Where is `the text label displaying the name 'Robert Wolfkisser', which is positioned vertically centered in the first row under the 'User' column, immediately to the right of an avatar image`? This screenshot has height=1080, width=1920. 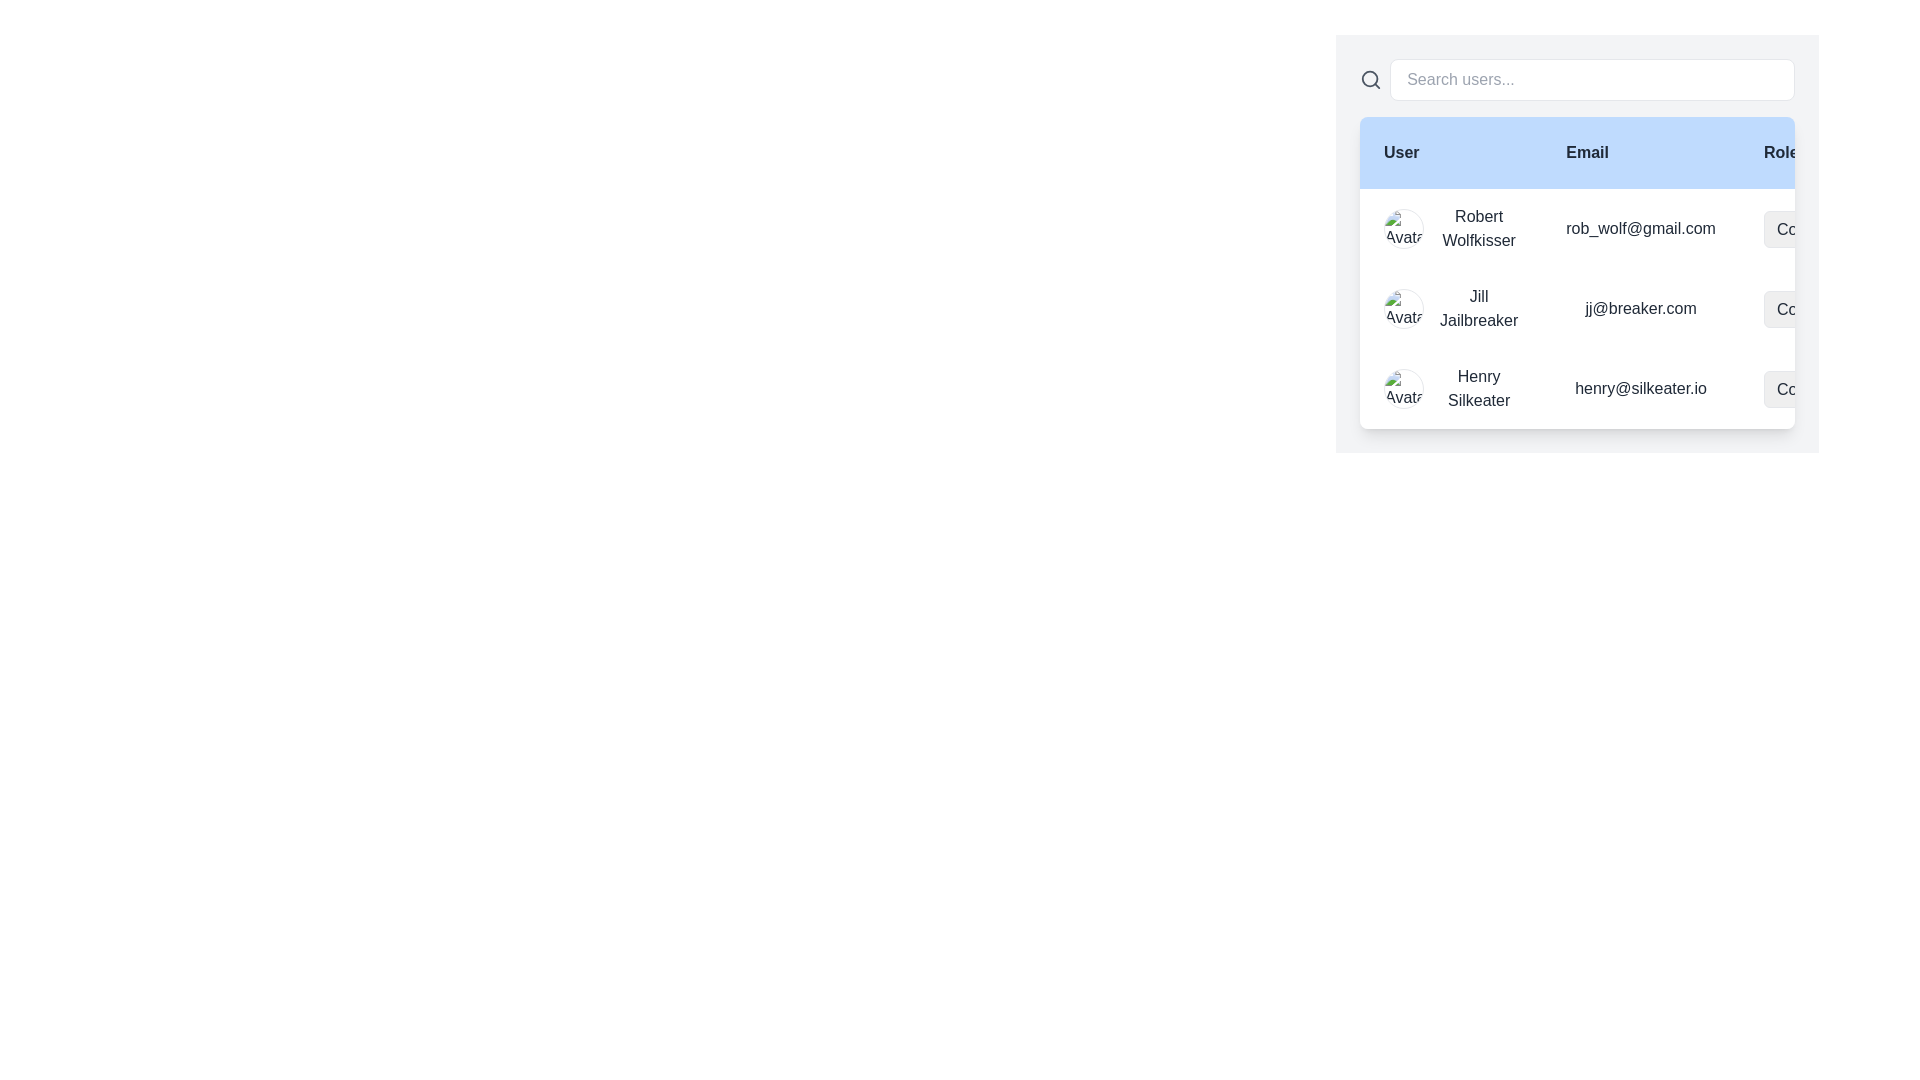
the text label displaying the name 'Robert Wolfkisser', which is positioned vertically centered in the first row under the 'User' column, immediately to the right of an avatar image is located at coordinates (1479, 227).